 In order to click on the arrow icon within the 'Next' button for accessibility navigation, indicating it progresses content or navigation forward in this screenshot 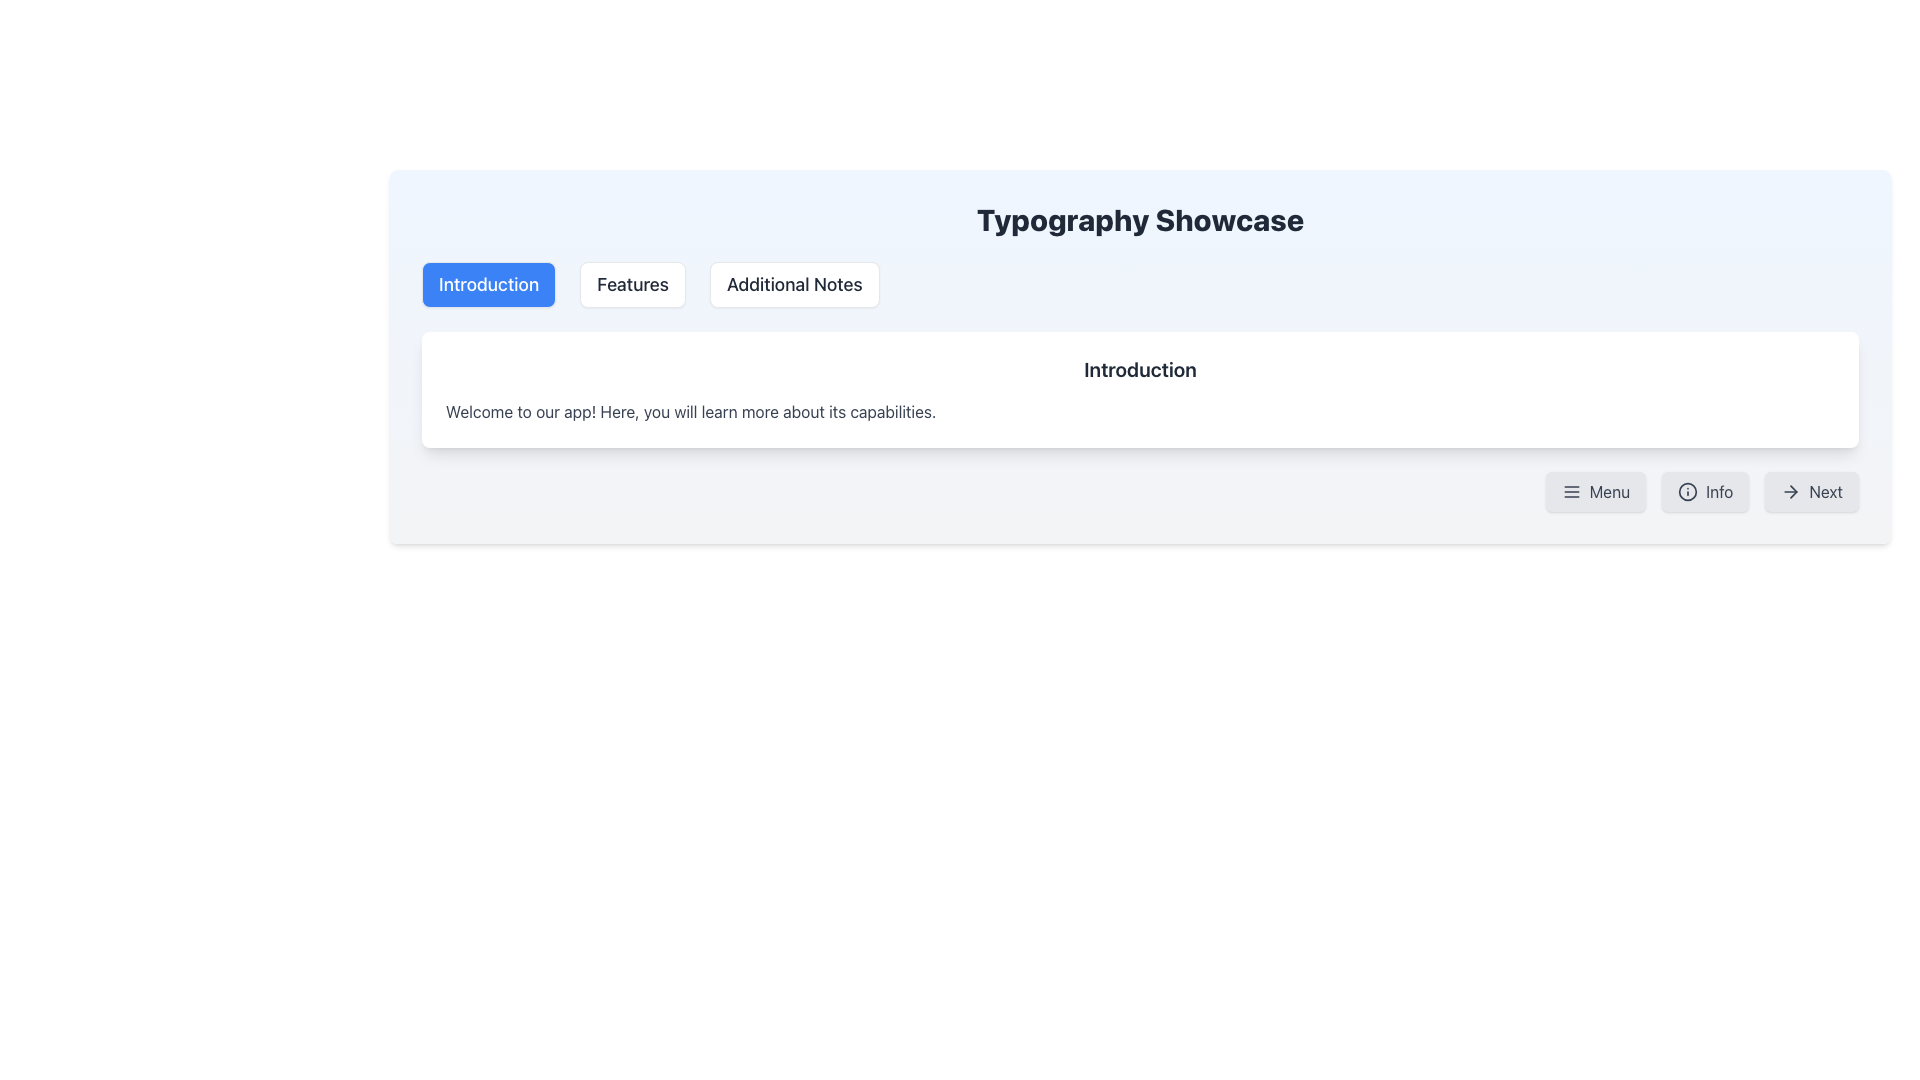, I will do `click(1791, 492)`.